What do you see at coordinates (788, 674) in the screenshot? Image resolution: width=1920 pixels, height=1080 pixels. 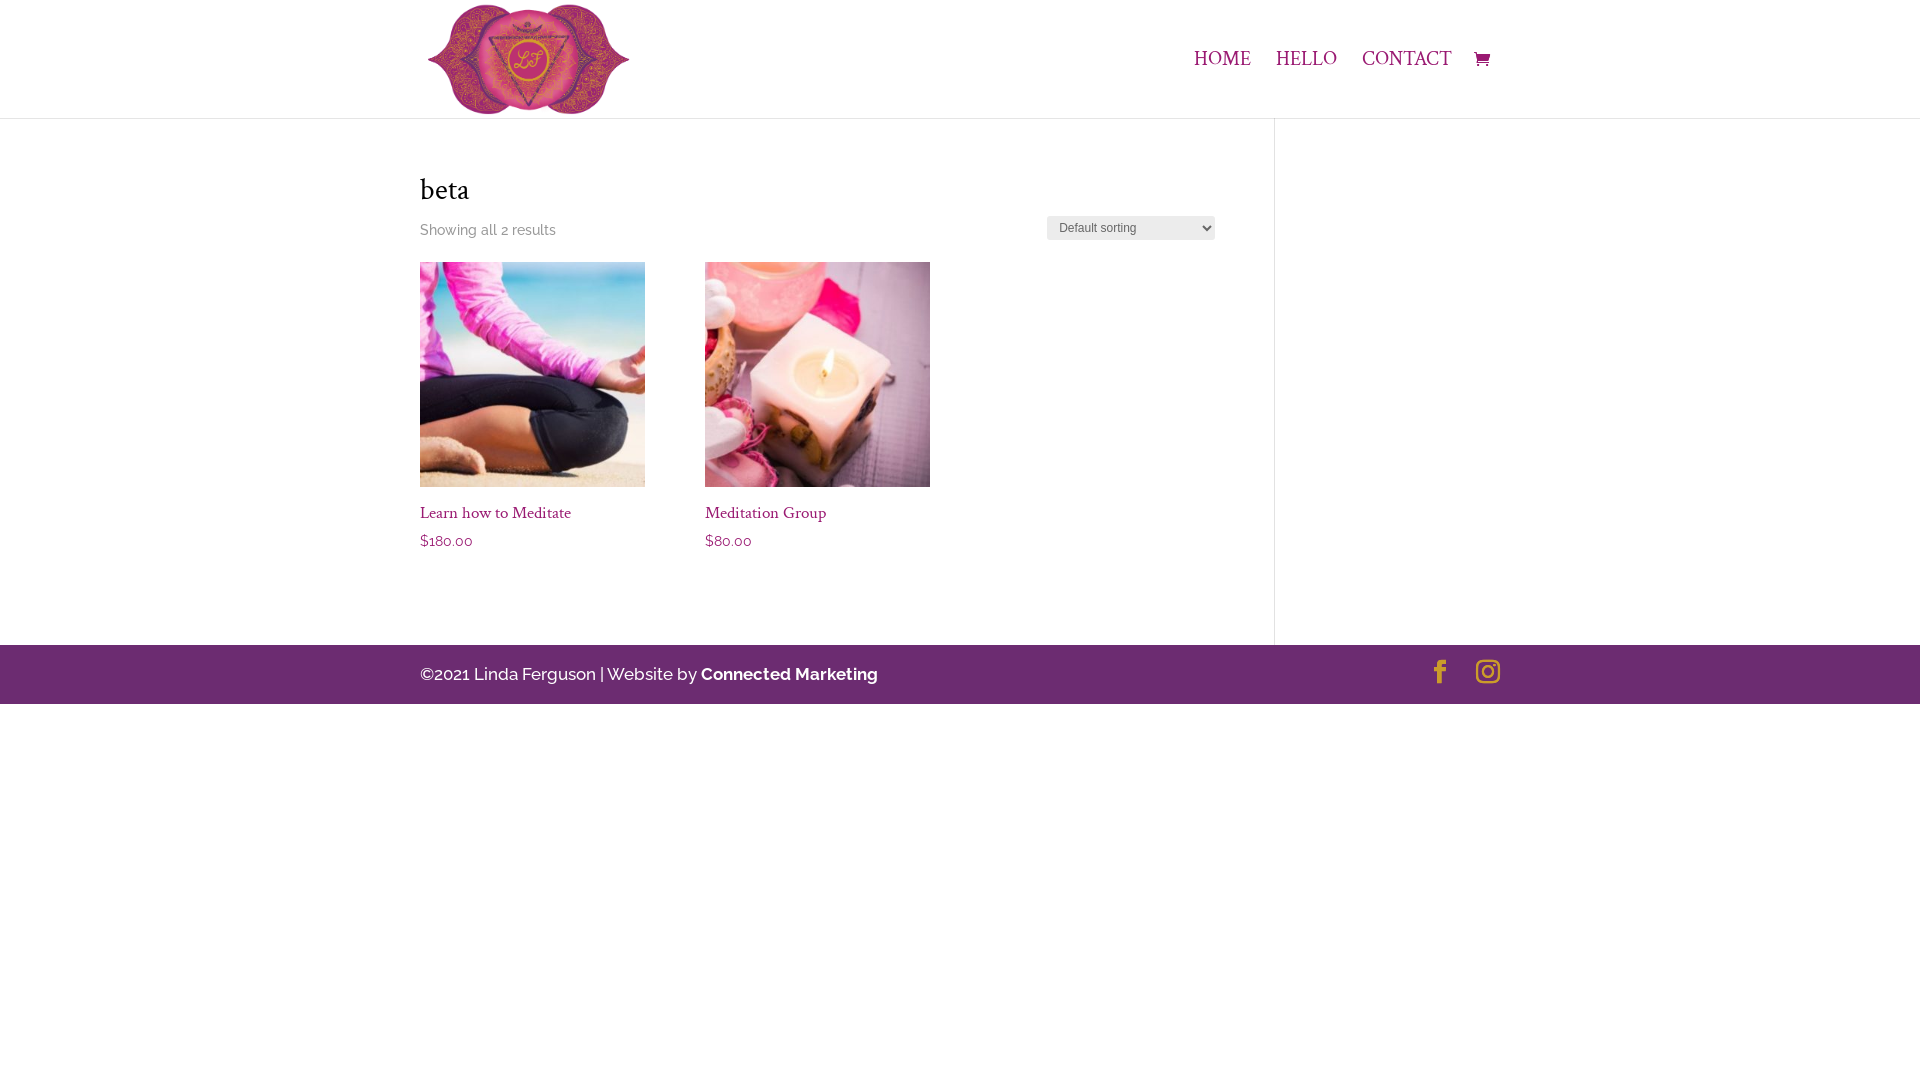 I see `'Connected Marketing'` at bounding box center [788, 674].